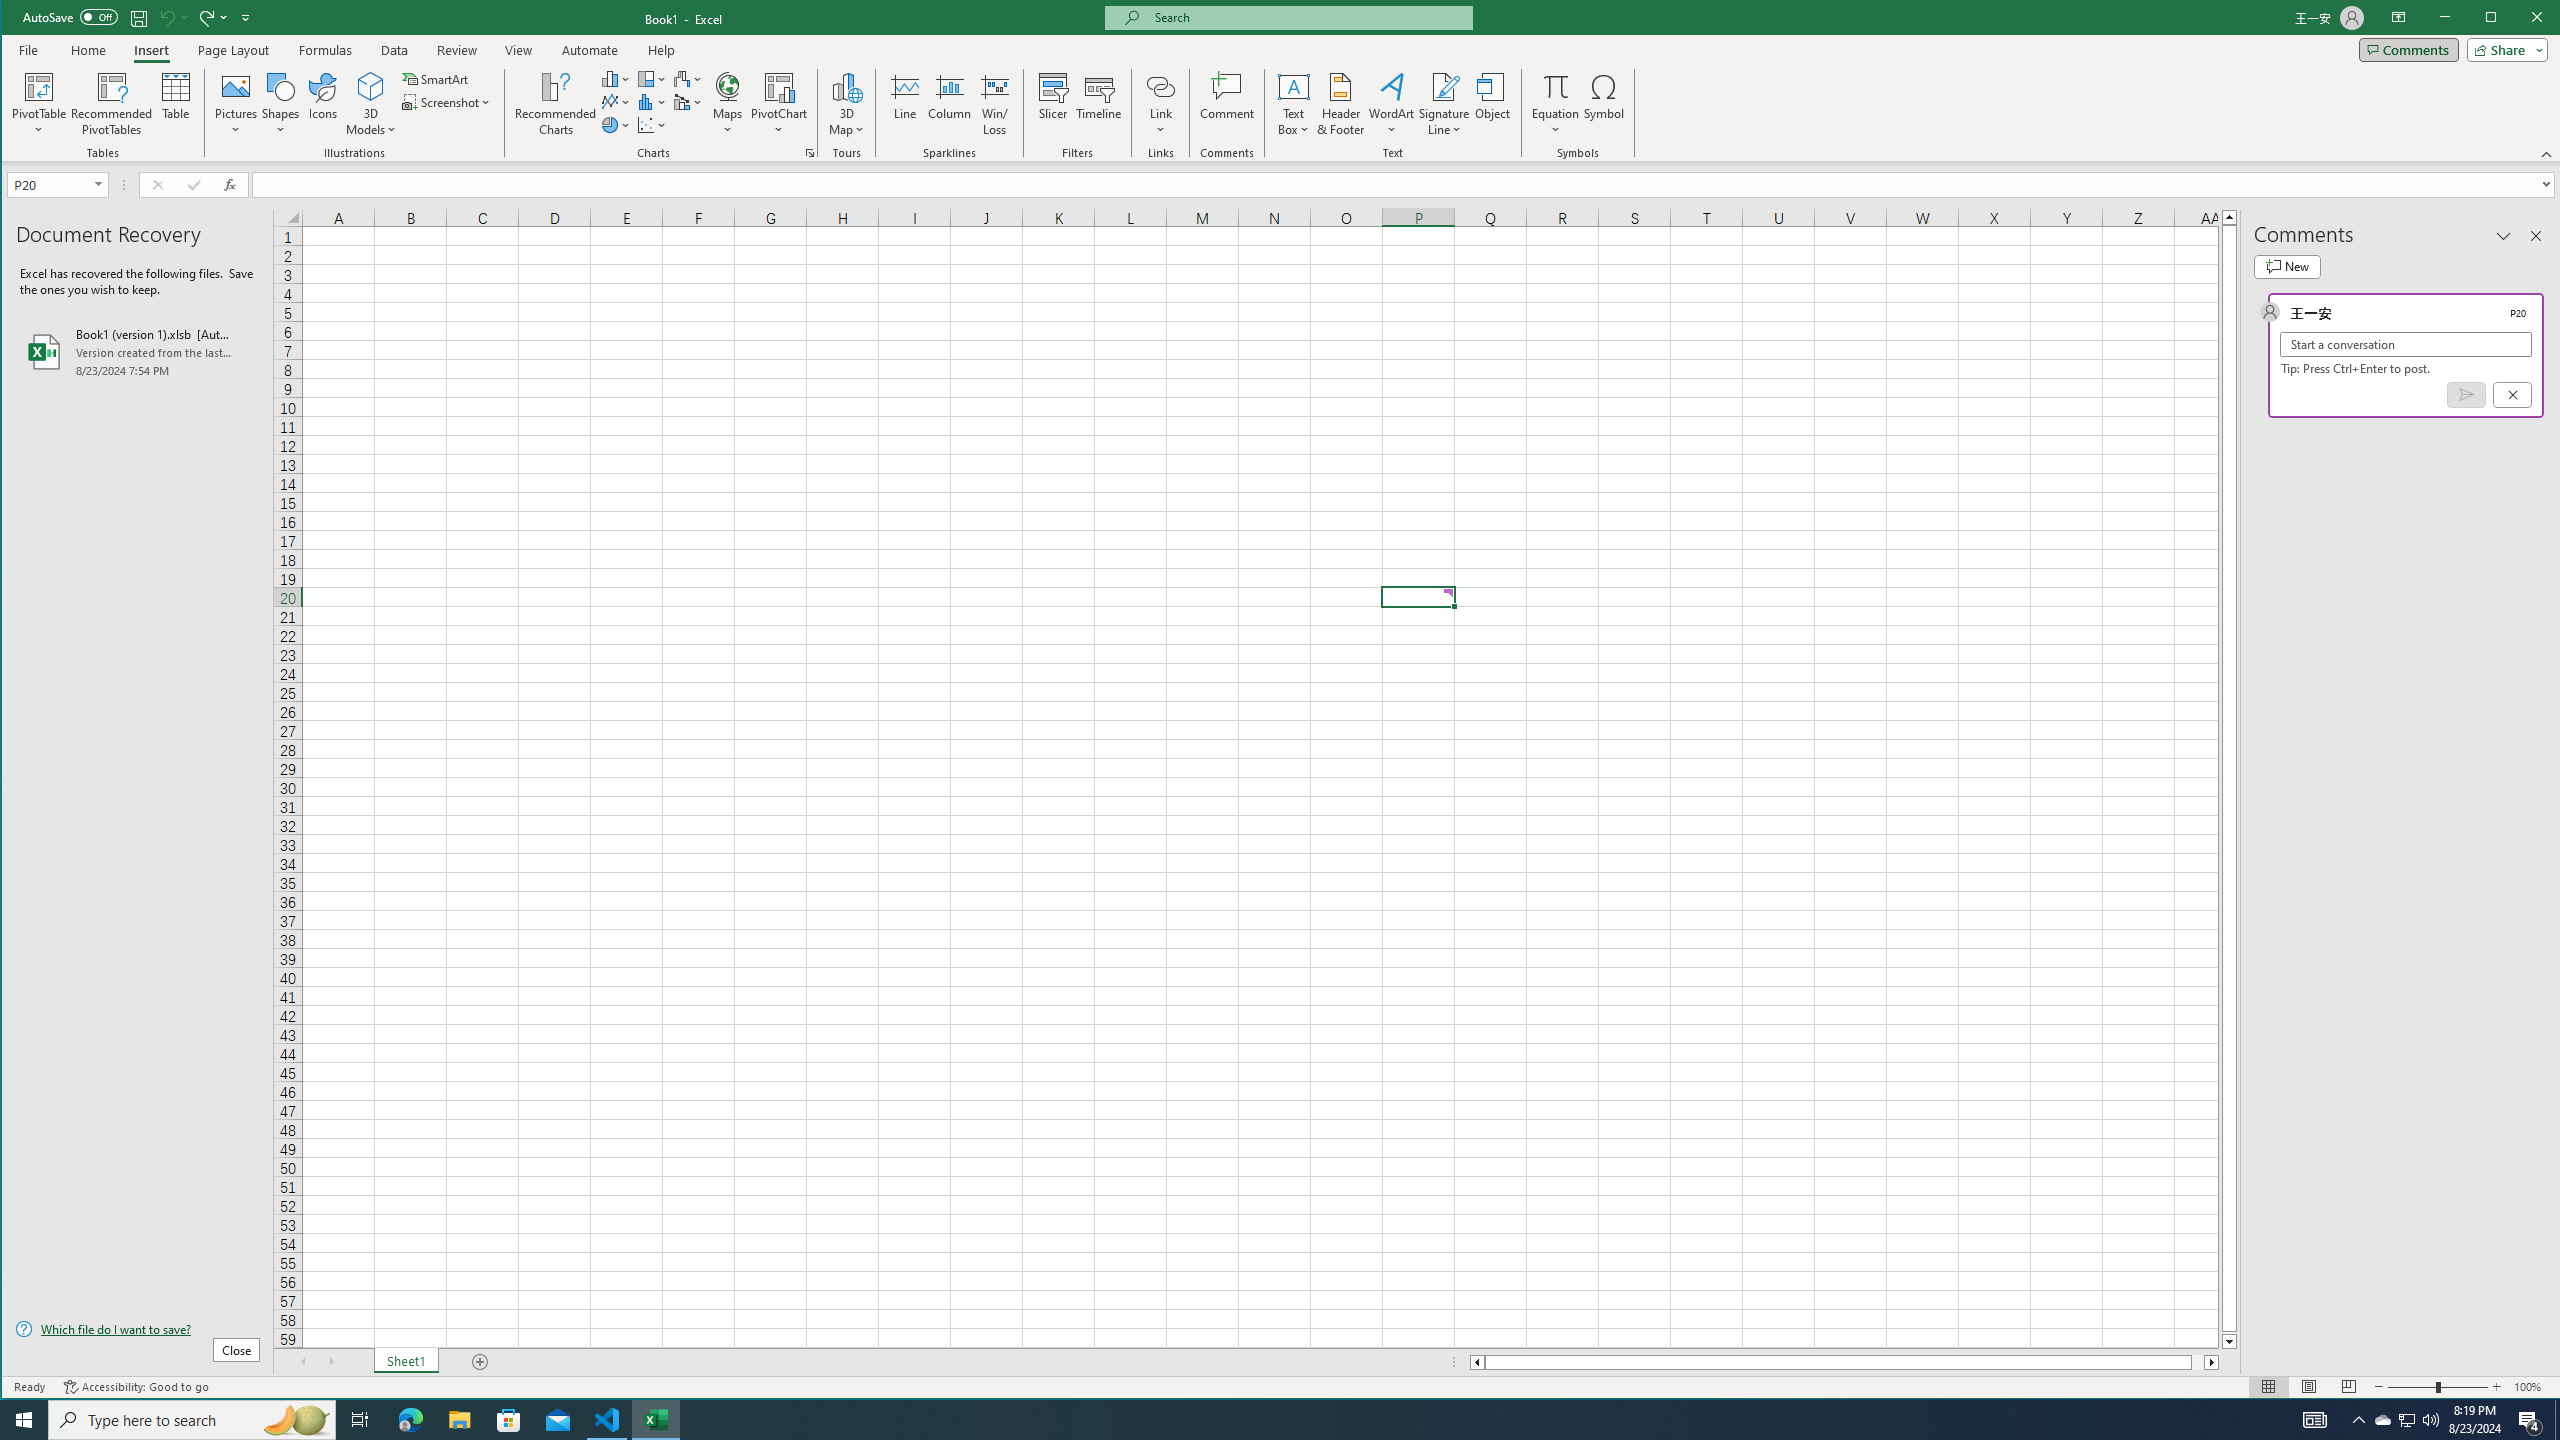  I want to click on 'SmartArt...', so click(436, 78).